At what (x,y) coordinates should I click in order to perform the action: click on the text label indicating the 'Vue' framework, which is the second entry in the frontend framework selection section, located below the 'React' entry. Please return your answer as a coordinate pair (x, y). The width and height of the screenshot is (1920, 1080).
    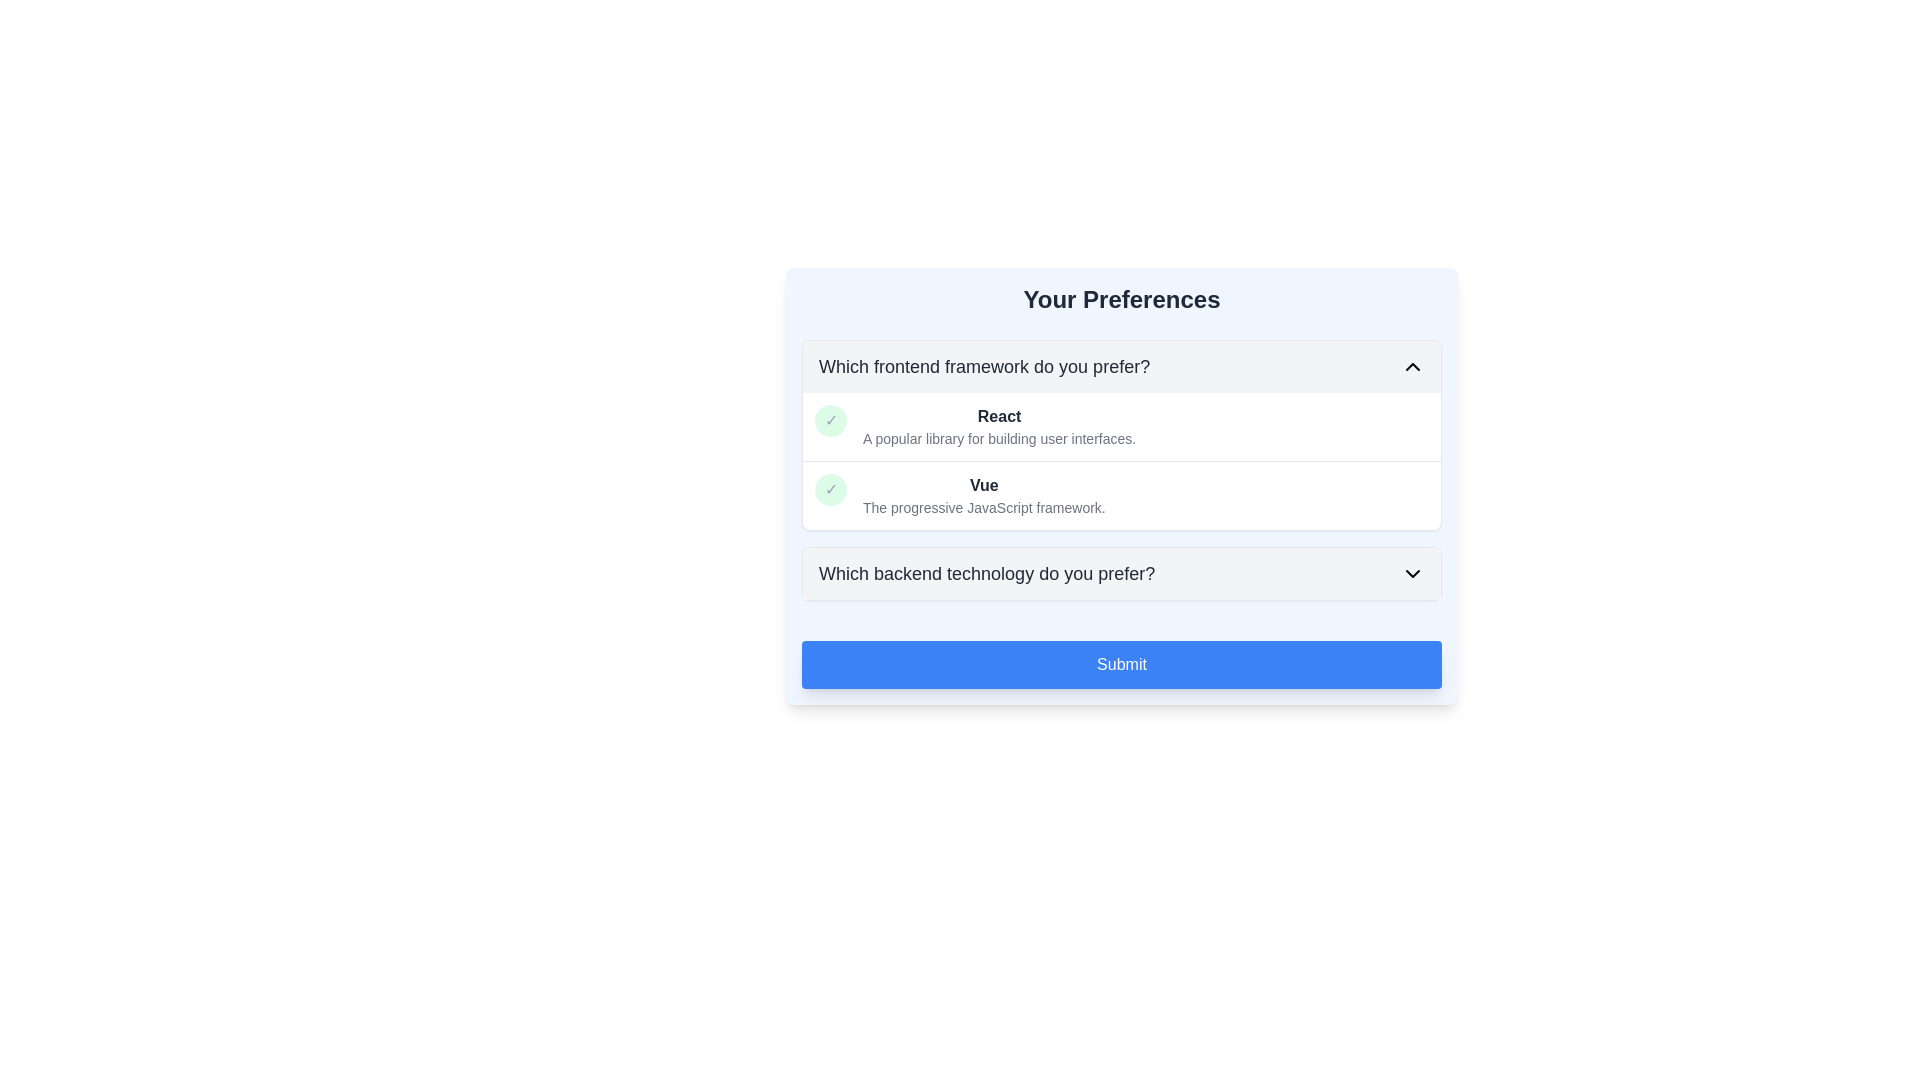
    Looking at the image, I should click on (984, 495).